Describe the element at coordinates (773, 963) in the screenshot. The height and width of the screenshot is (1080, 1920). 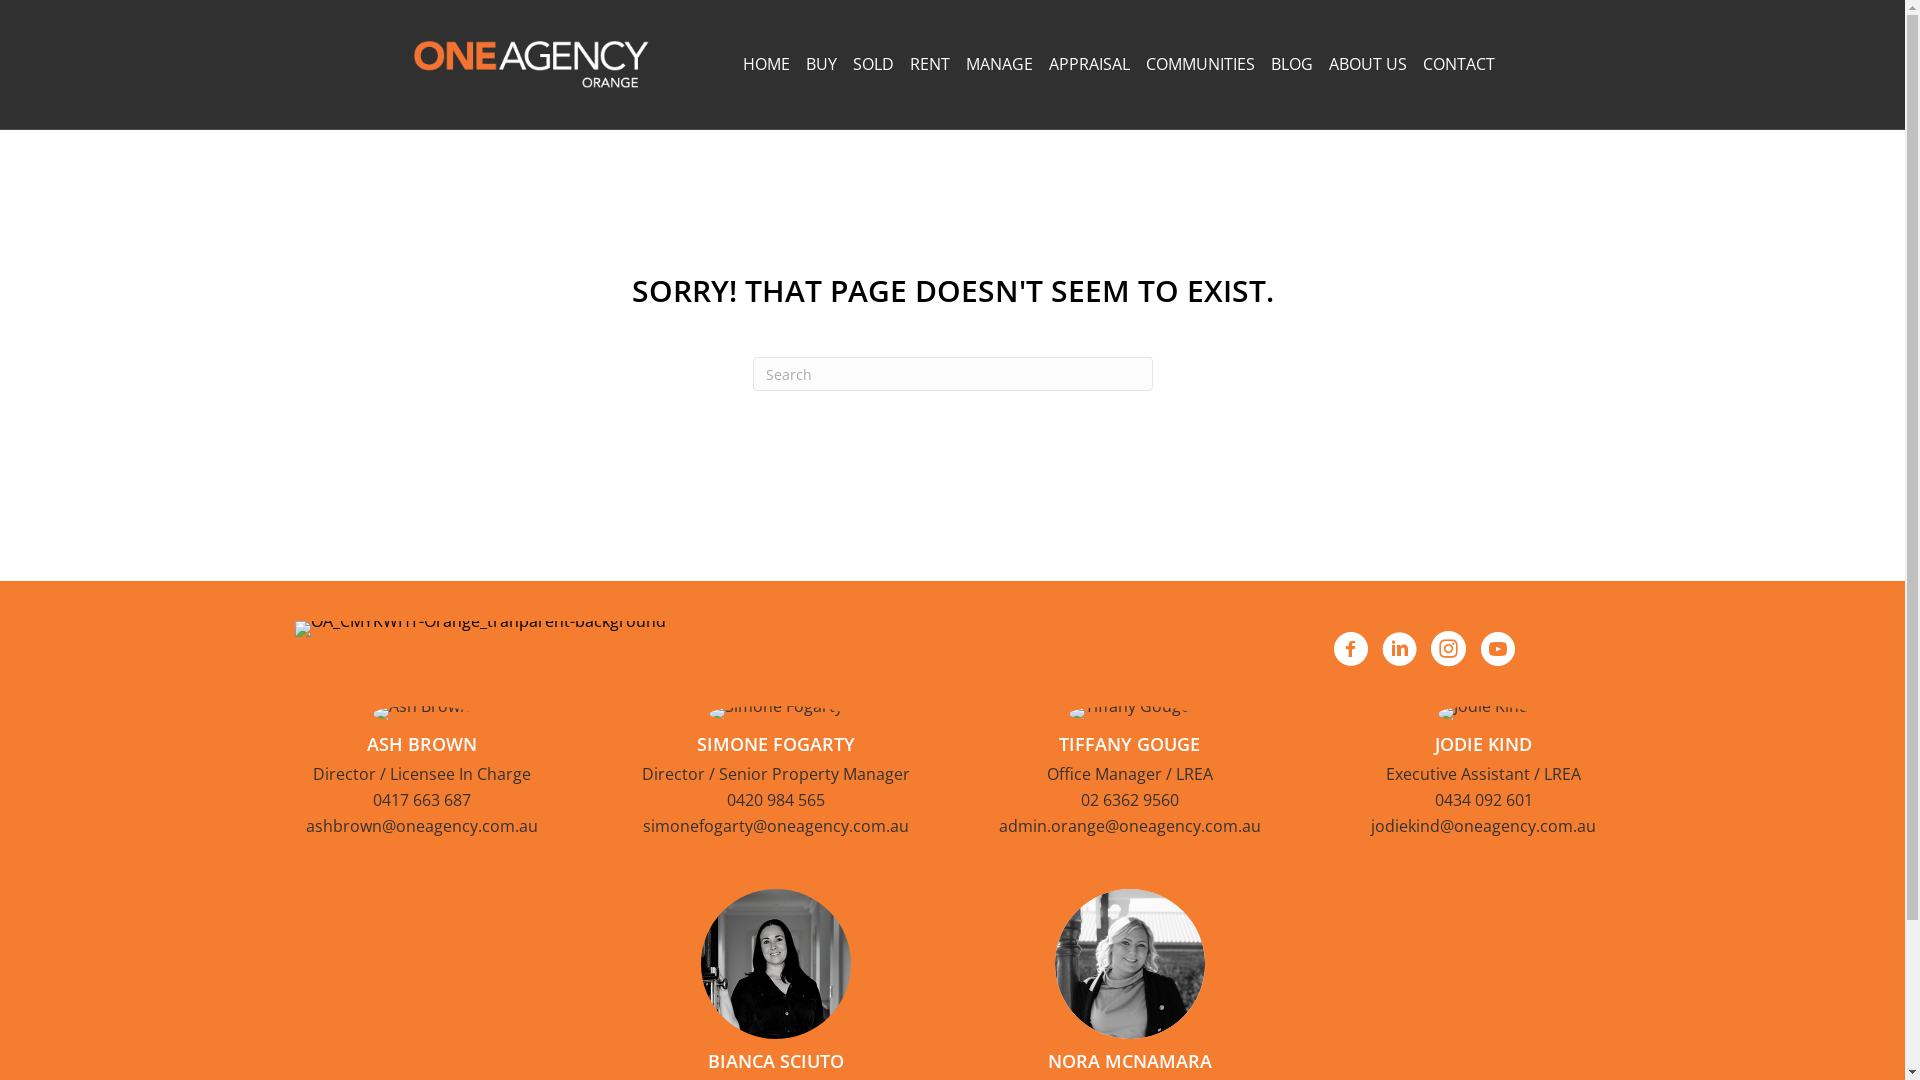
I see `'bianca-sciuto'` at that location.